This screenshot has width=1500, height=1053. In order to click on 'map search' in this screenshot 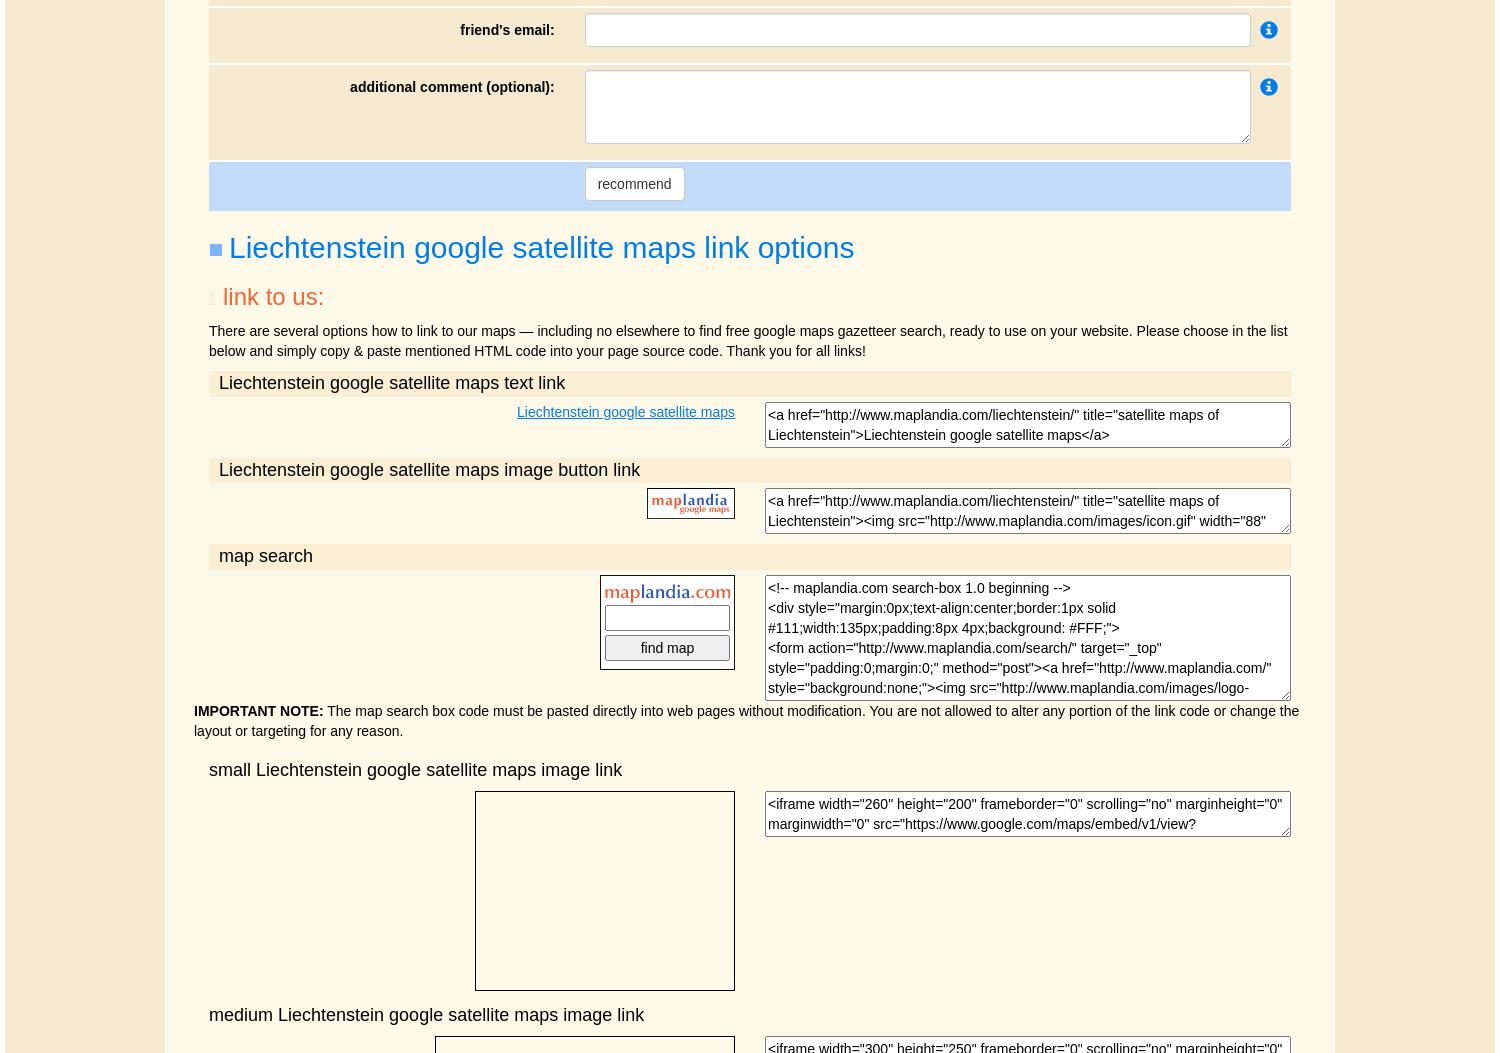, I will do `click(218, 554)`.